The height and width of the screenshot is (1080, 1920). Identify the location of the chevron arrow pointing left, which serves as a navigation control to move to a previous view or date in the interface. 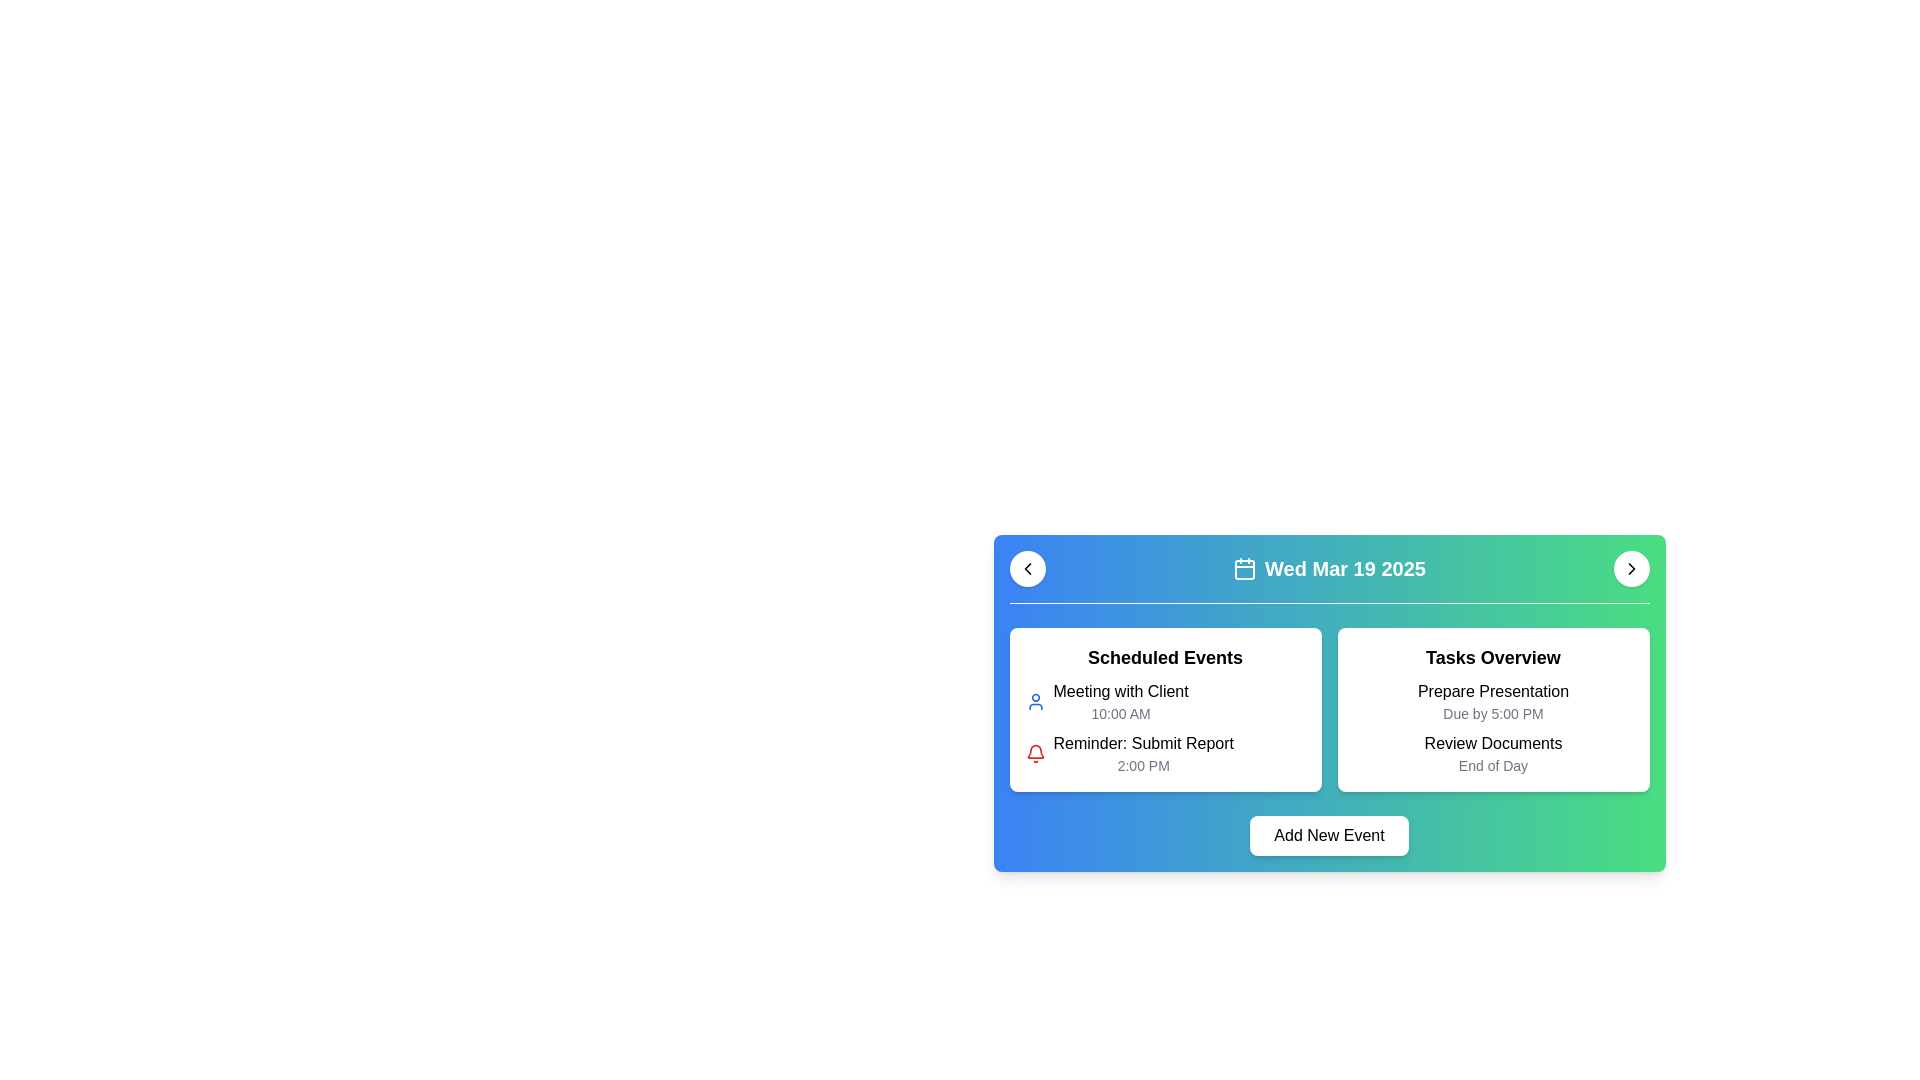
(1027, 569).